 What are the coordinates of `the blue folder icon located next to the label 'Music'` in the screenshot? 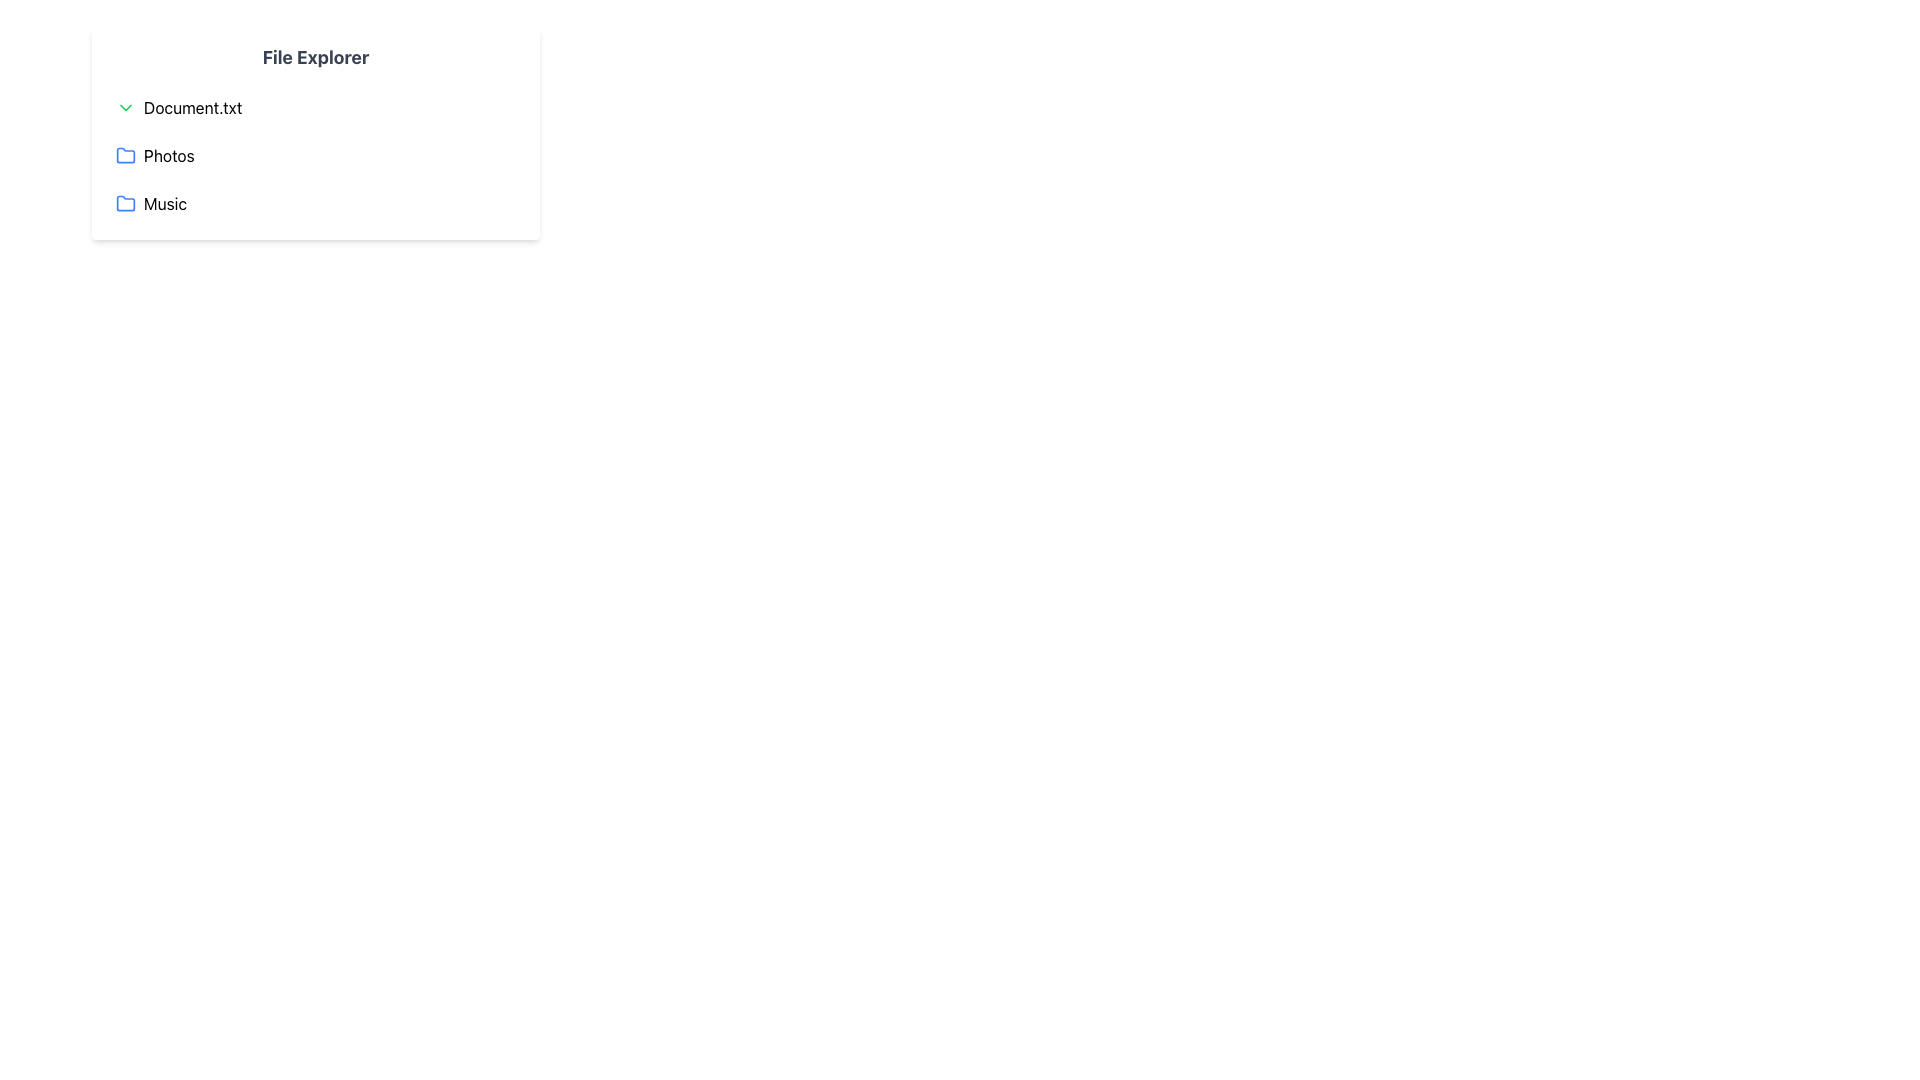 It's located at (124, 204).